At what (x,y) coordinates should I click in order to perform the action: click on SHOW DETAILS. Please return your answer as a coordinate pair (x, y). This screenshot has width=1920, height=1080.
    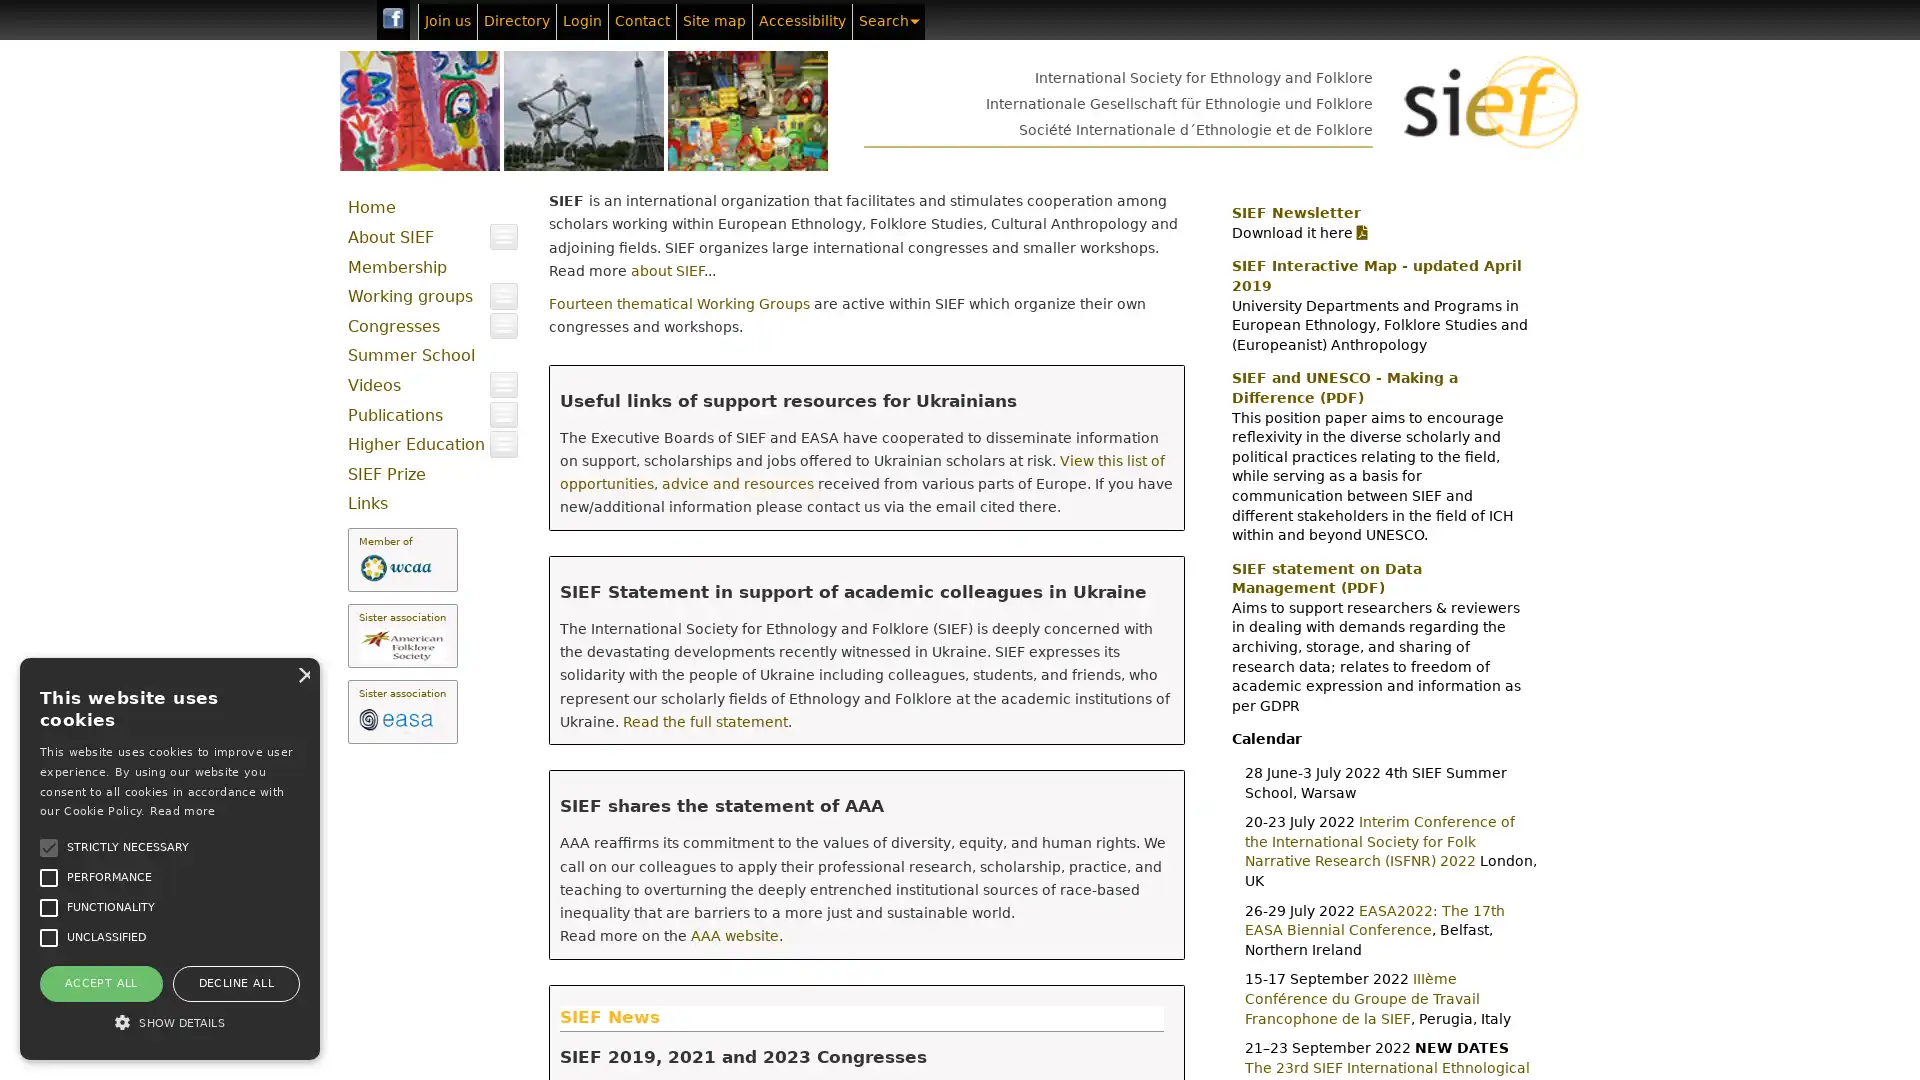
    Looking at the image, I should click on (169, 1022).